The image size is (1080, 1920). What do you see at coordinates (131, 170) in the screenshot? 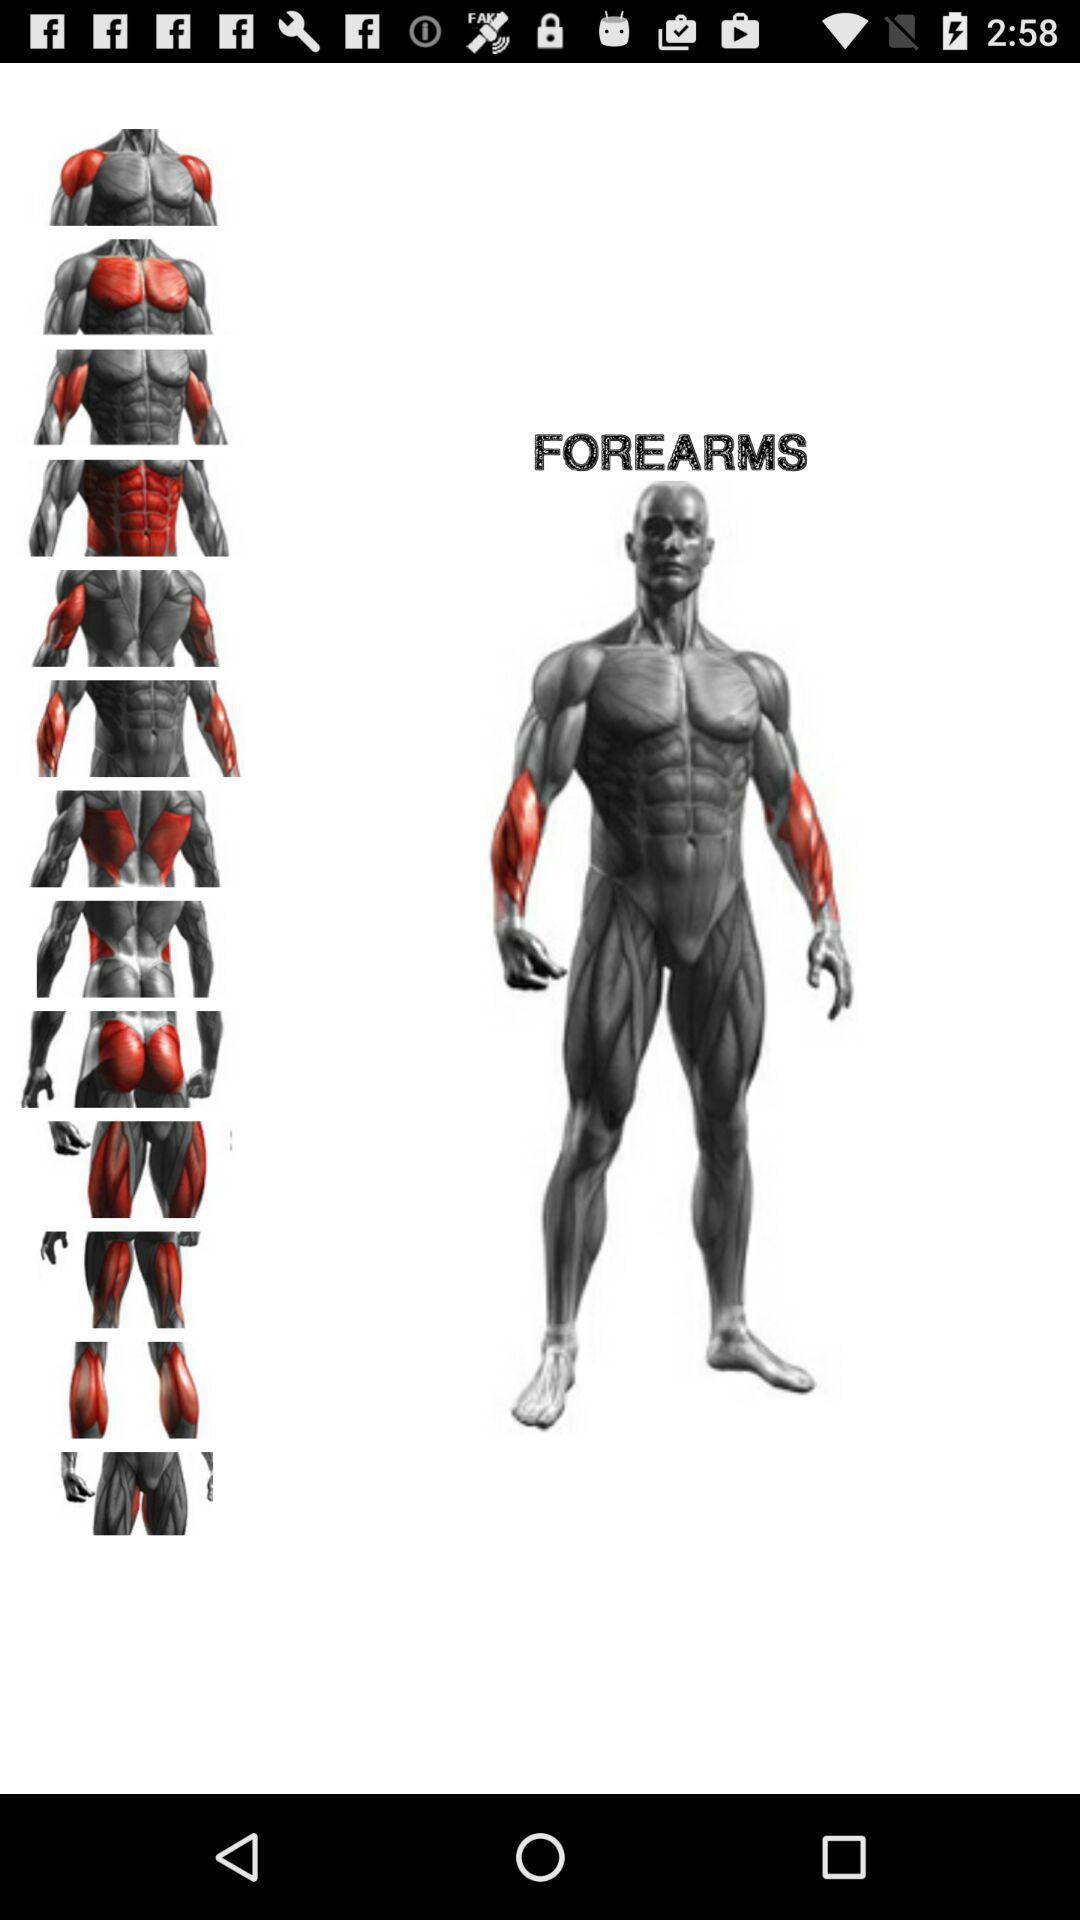
I see `shoulder muscles` at bounding box center [131, 170].